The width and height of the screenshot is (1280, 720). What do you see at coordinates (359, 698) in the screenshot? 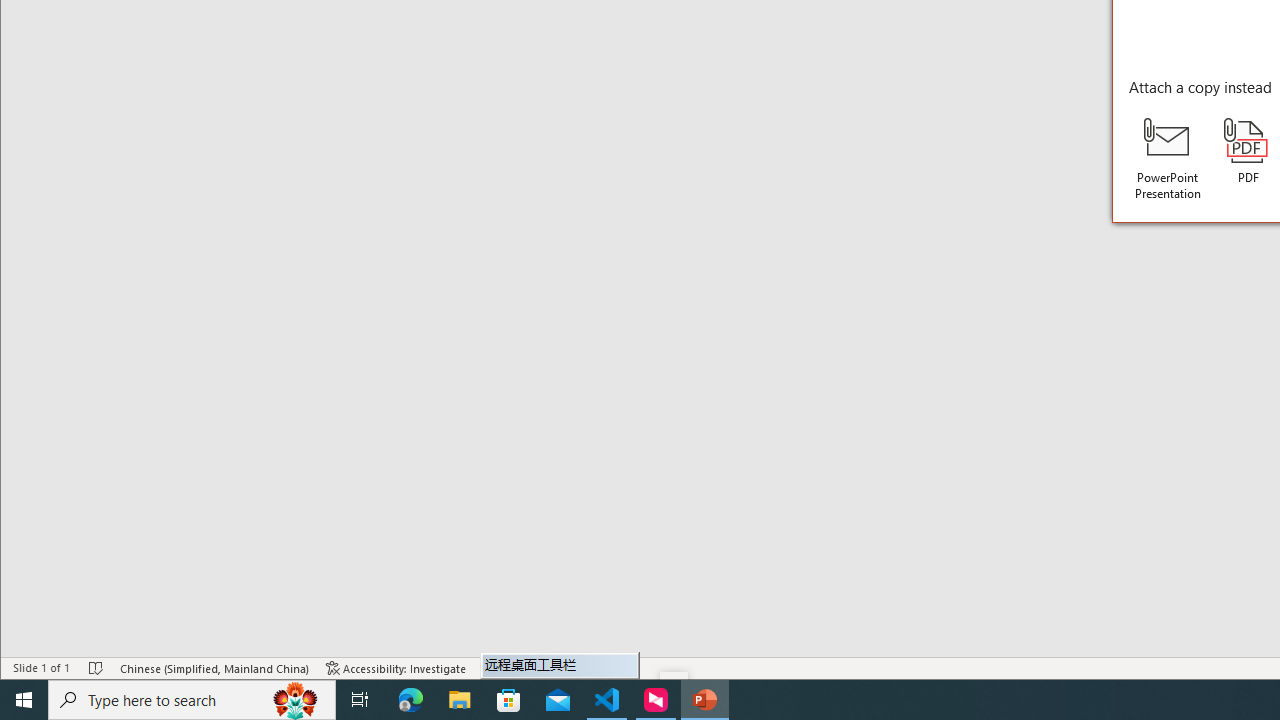
I see `'Task View'` at bounding box center [359, 698].